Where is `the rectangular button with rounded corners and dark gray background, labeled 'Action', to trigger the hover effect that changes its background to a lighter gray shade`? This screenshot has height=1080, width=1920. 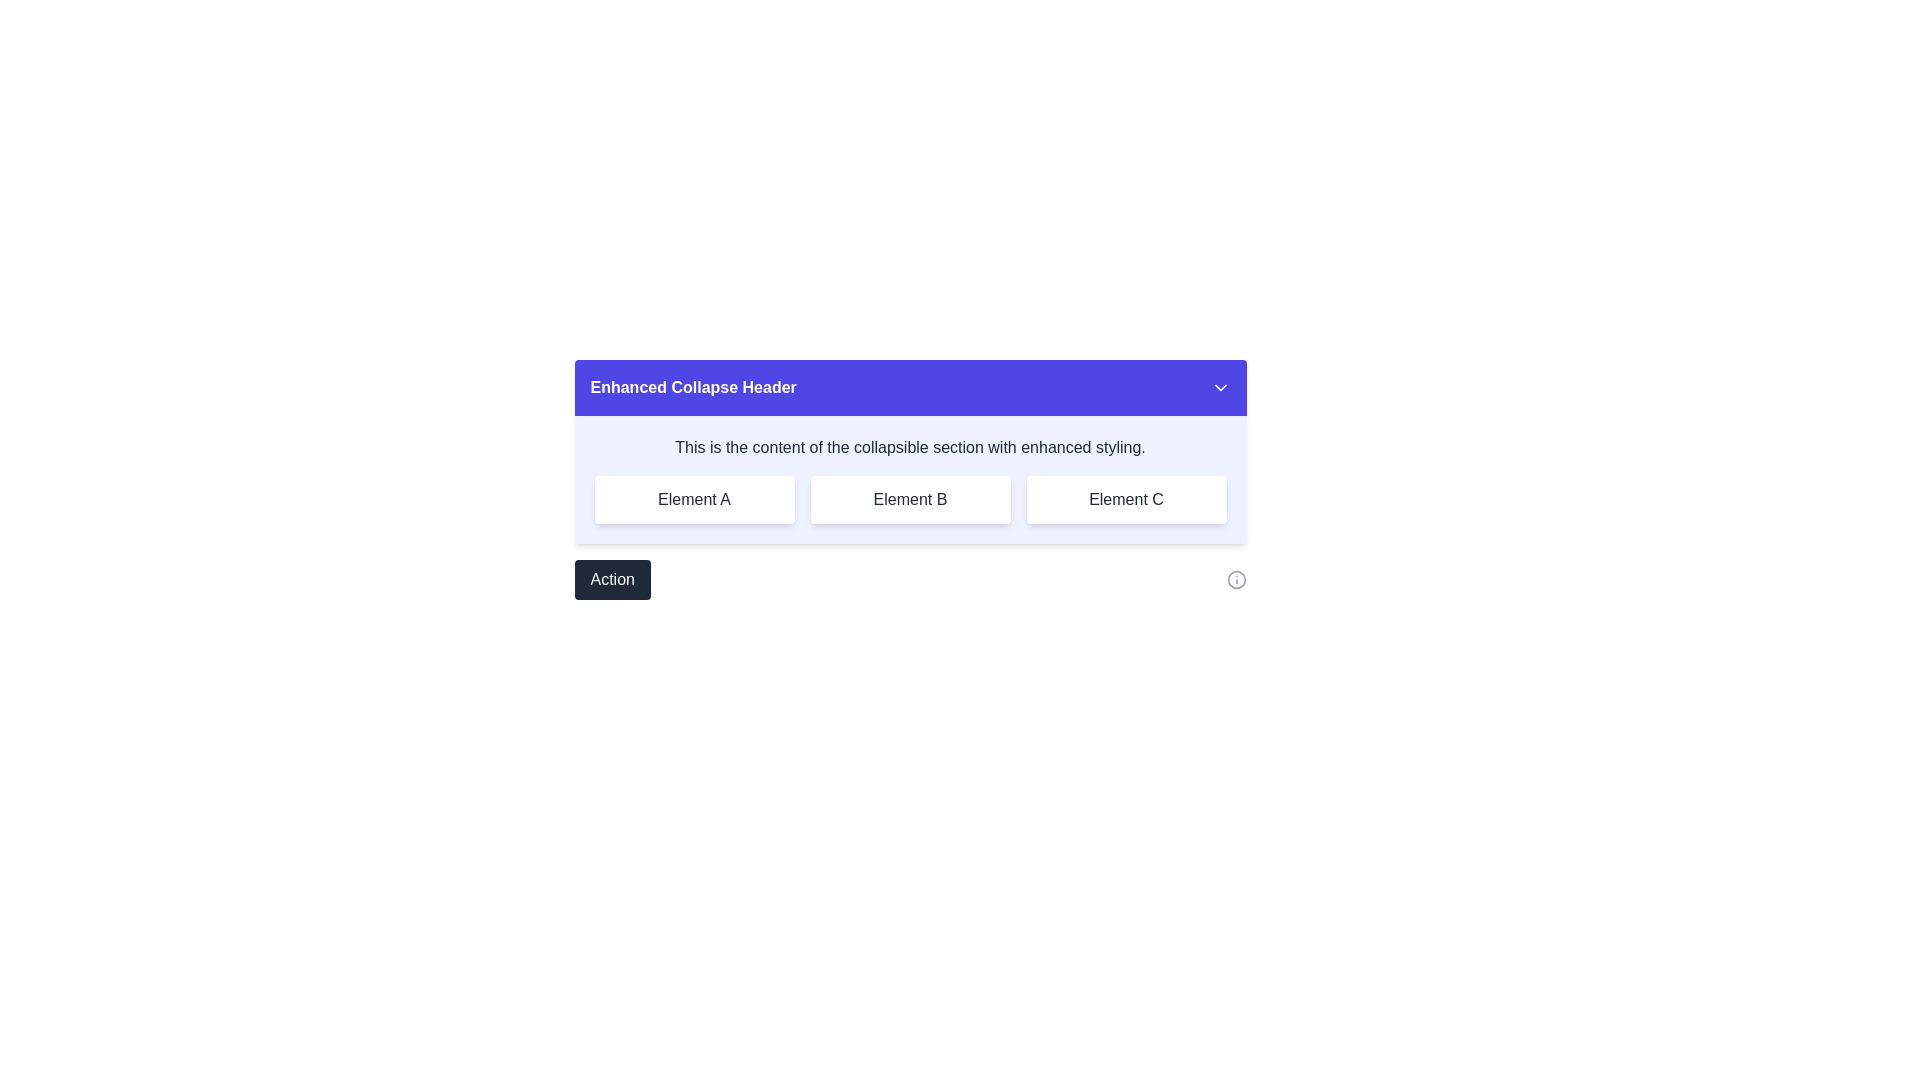 the rectangular button with rounded corners and dark gray background, labeled 'Action', to trigger the hover effect that changes its background to a lighter gray shade is located at coordinates (611, 579).